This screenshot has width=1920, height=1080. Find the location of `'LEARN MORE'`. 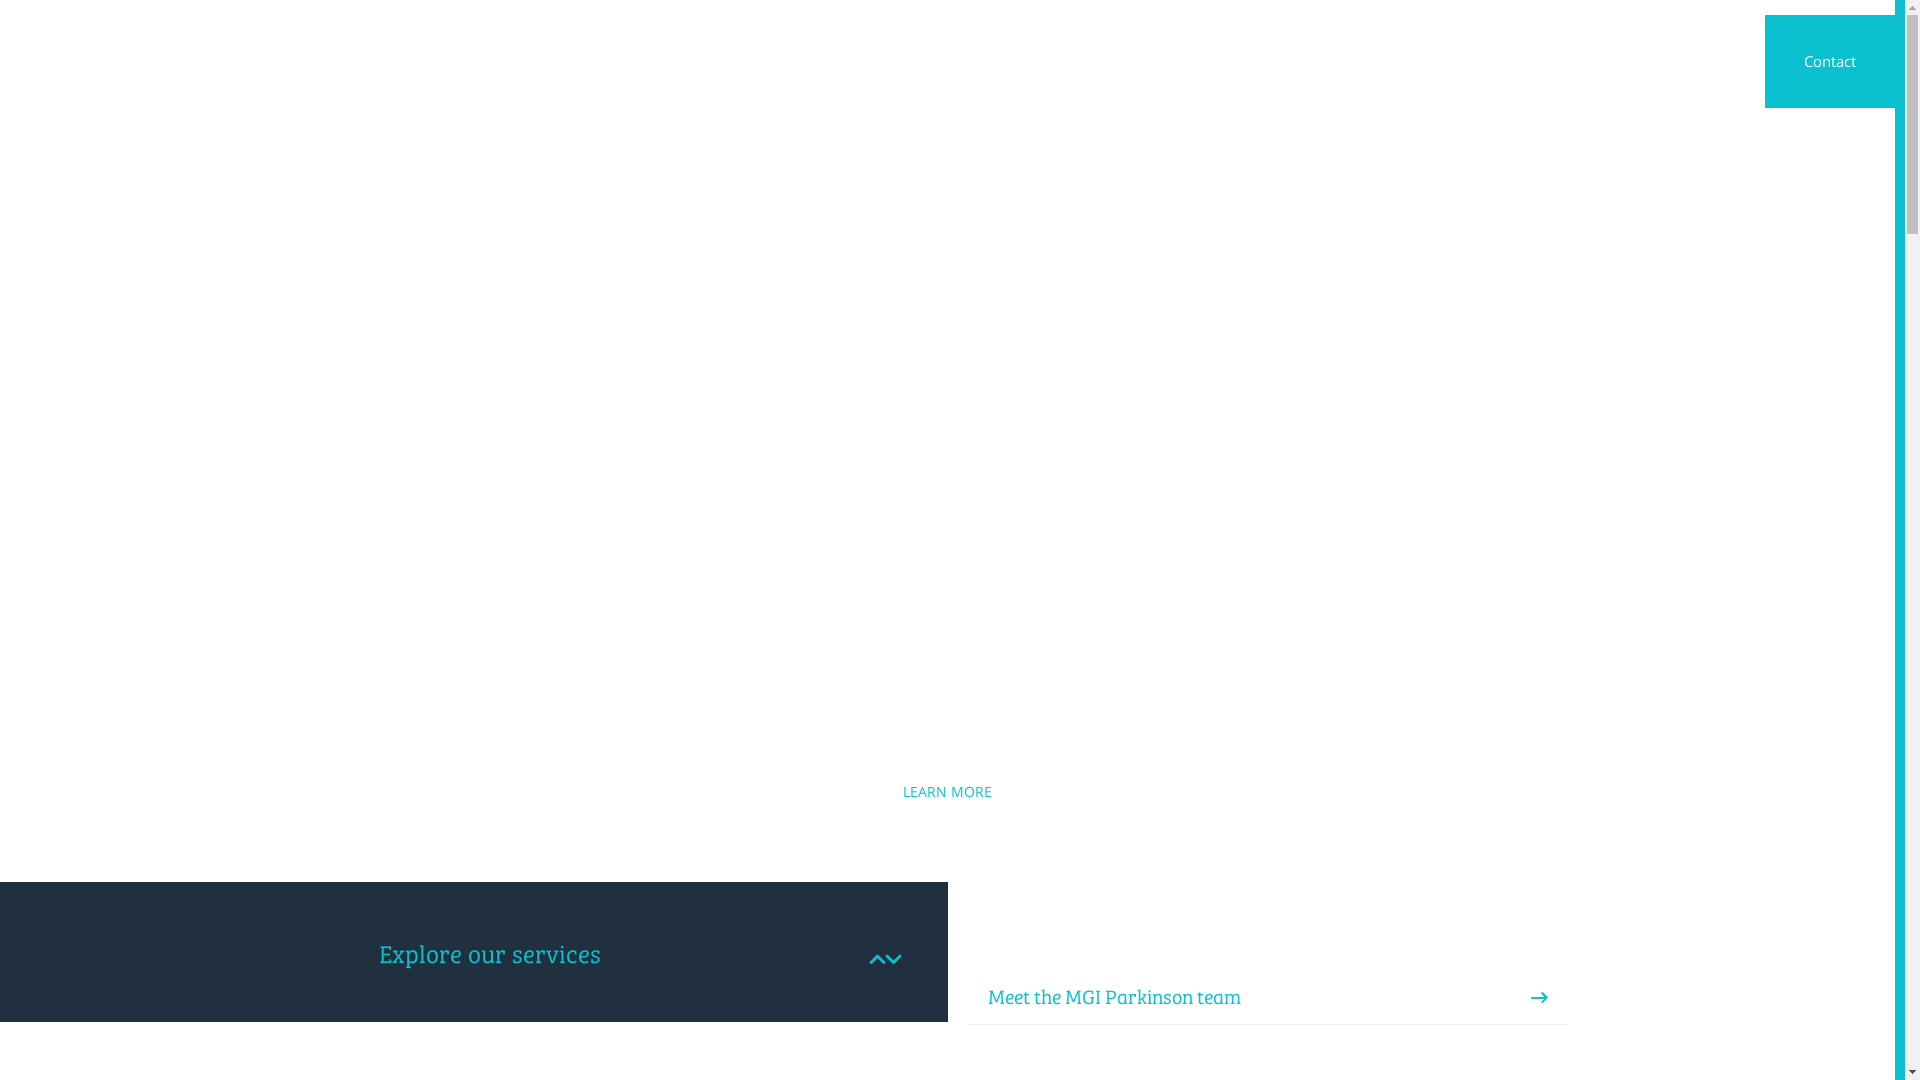

'LEARN MORE' is located at coordinates (946, 790).